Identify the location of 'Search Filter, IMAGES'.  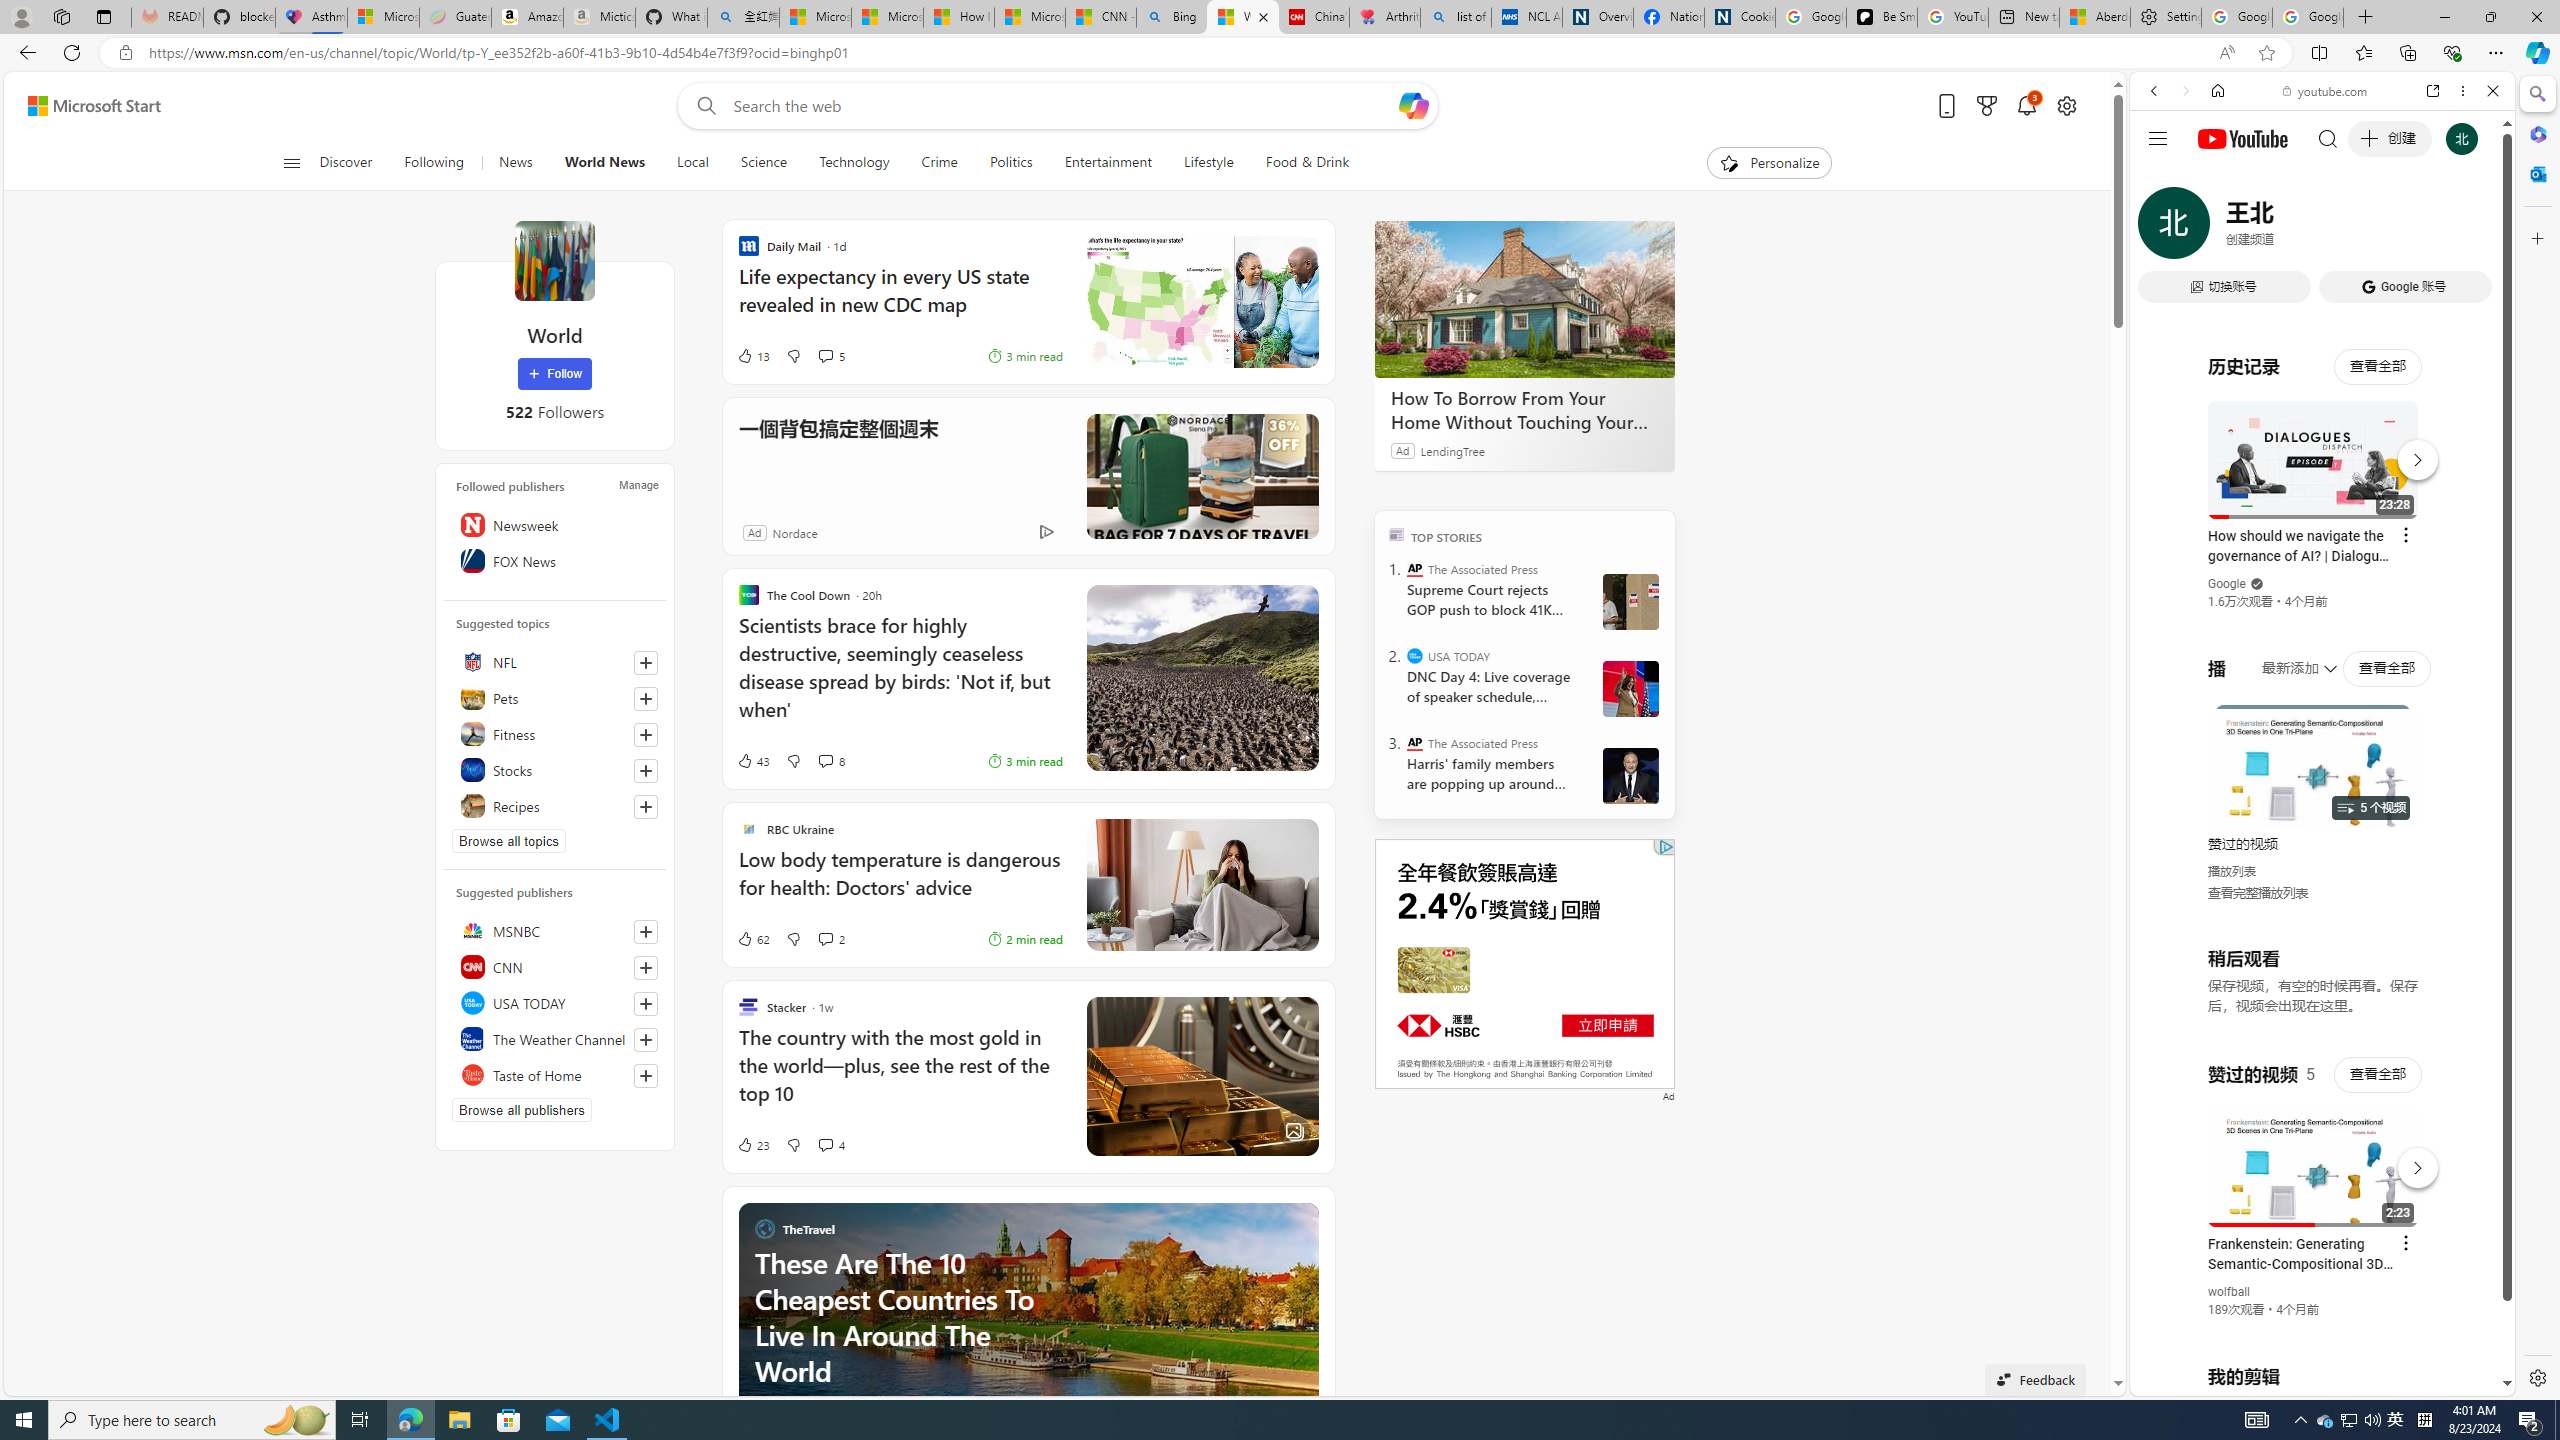
(2219, 227).